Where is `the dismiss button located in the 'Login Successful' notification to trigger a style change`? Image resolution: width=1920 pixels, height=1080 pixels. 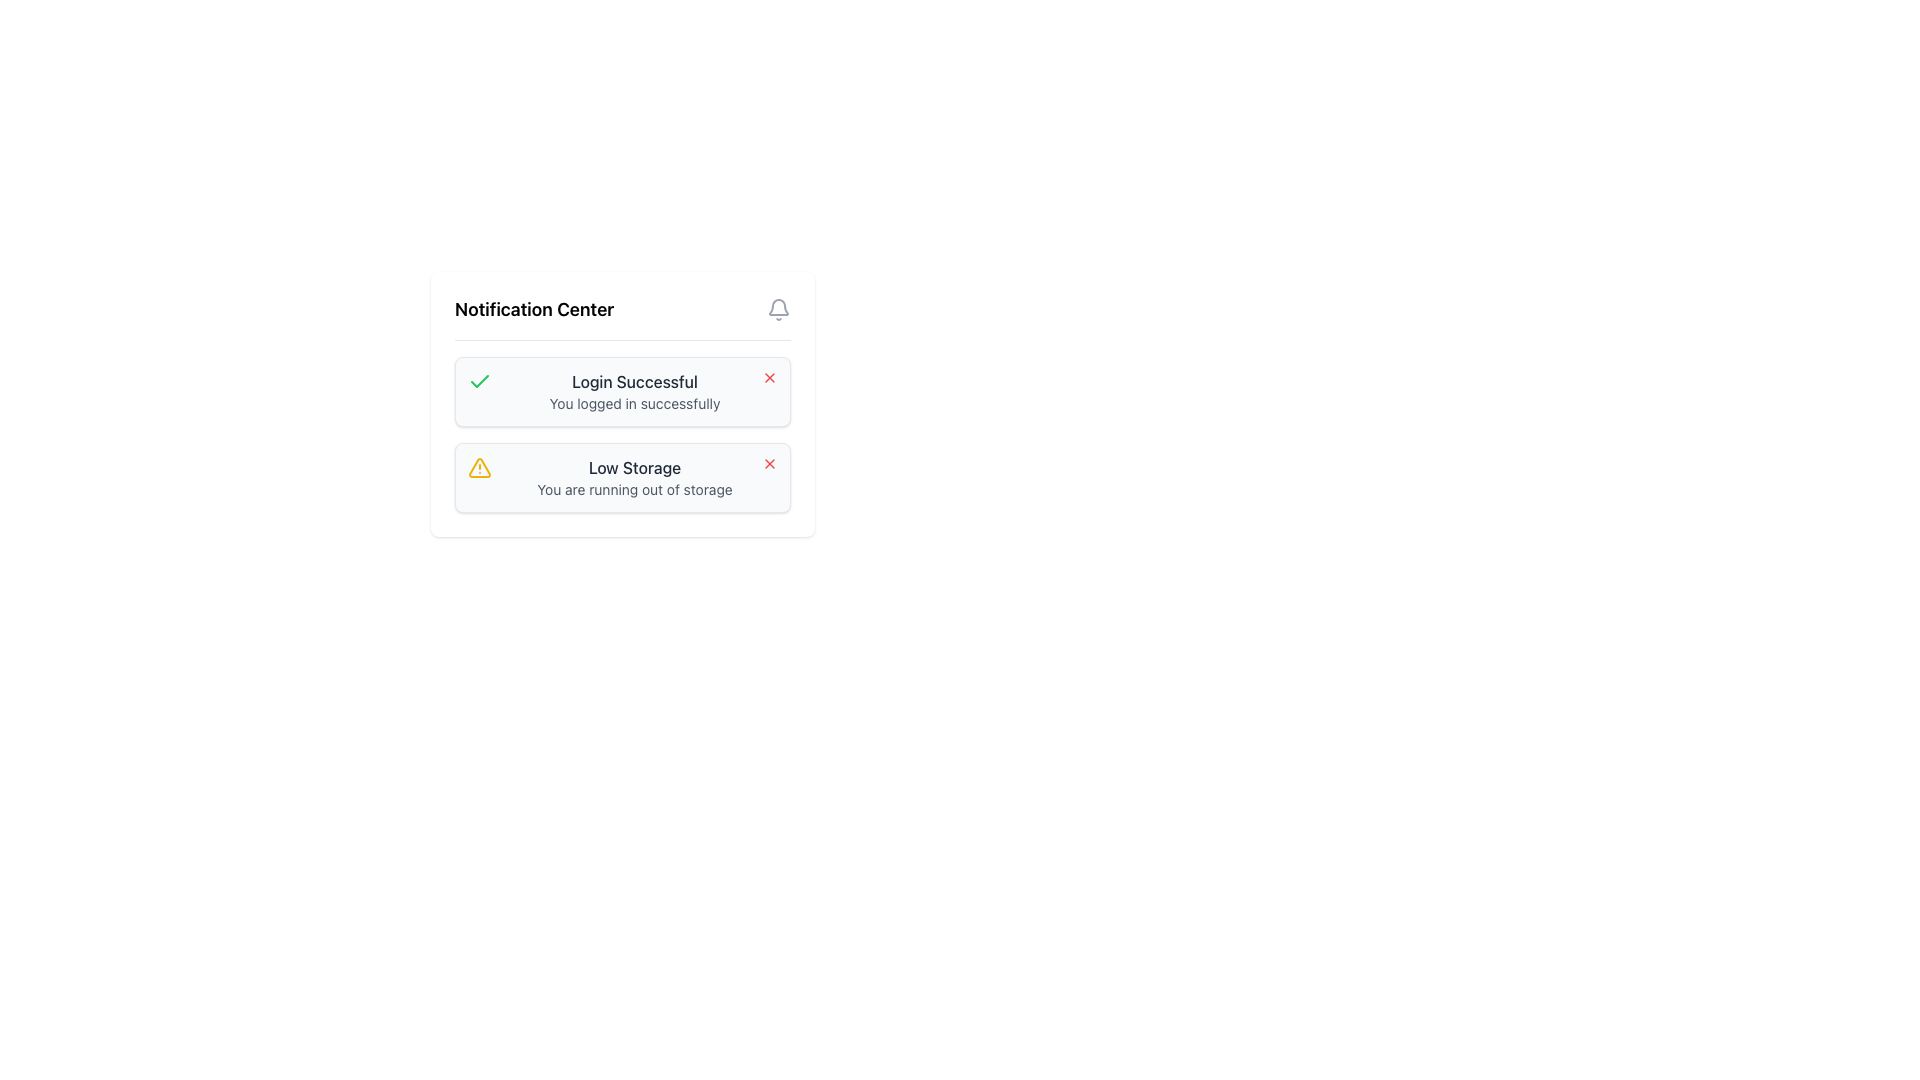 the dismiss button located in the 'Login Successful' notification to trigger a style change is located at coordinates (768, 378).